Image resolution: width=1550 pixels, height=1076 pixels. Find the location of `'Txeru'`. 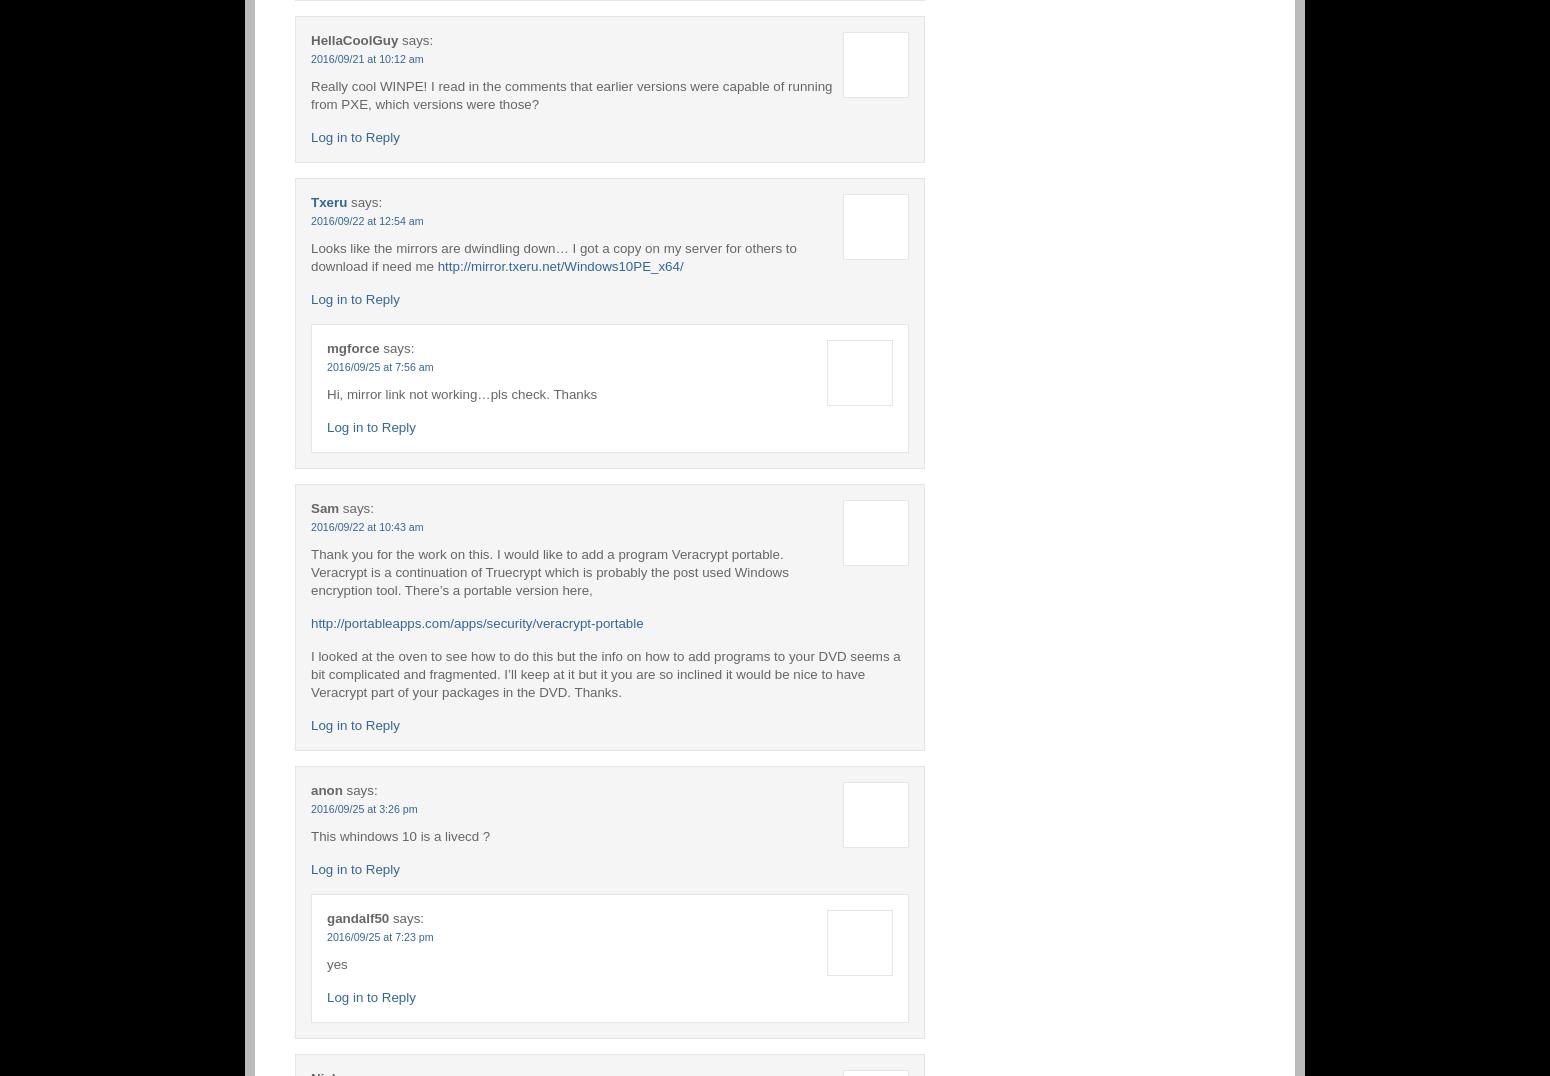

'Txeru' is located at coordinates (310, 200).